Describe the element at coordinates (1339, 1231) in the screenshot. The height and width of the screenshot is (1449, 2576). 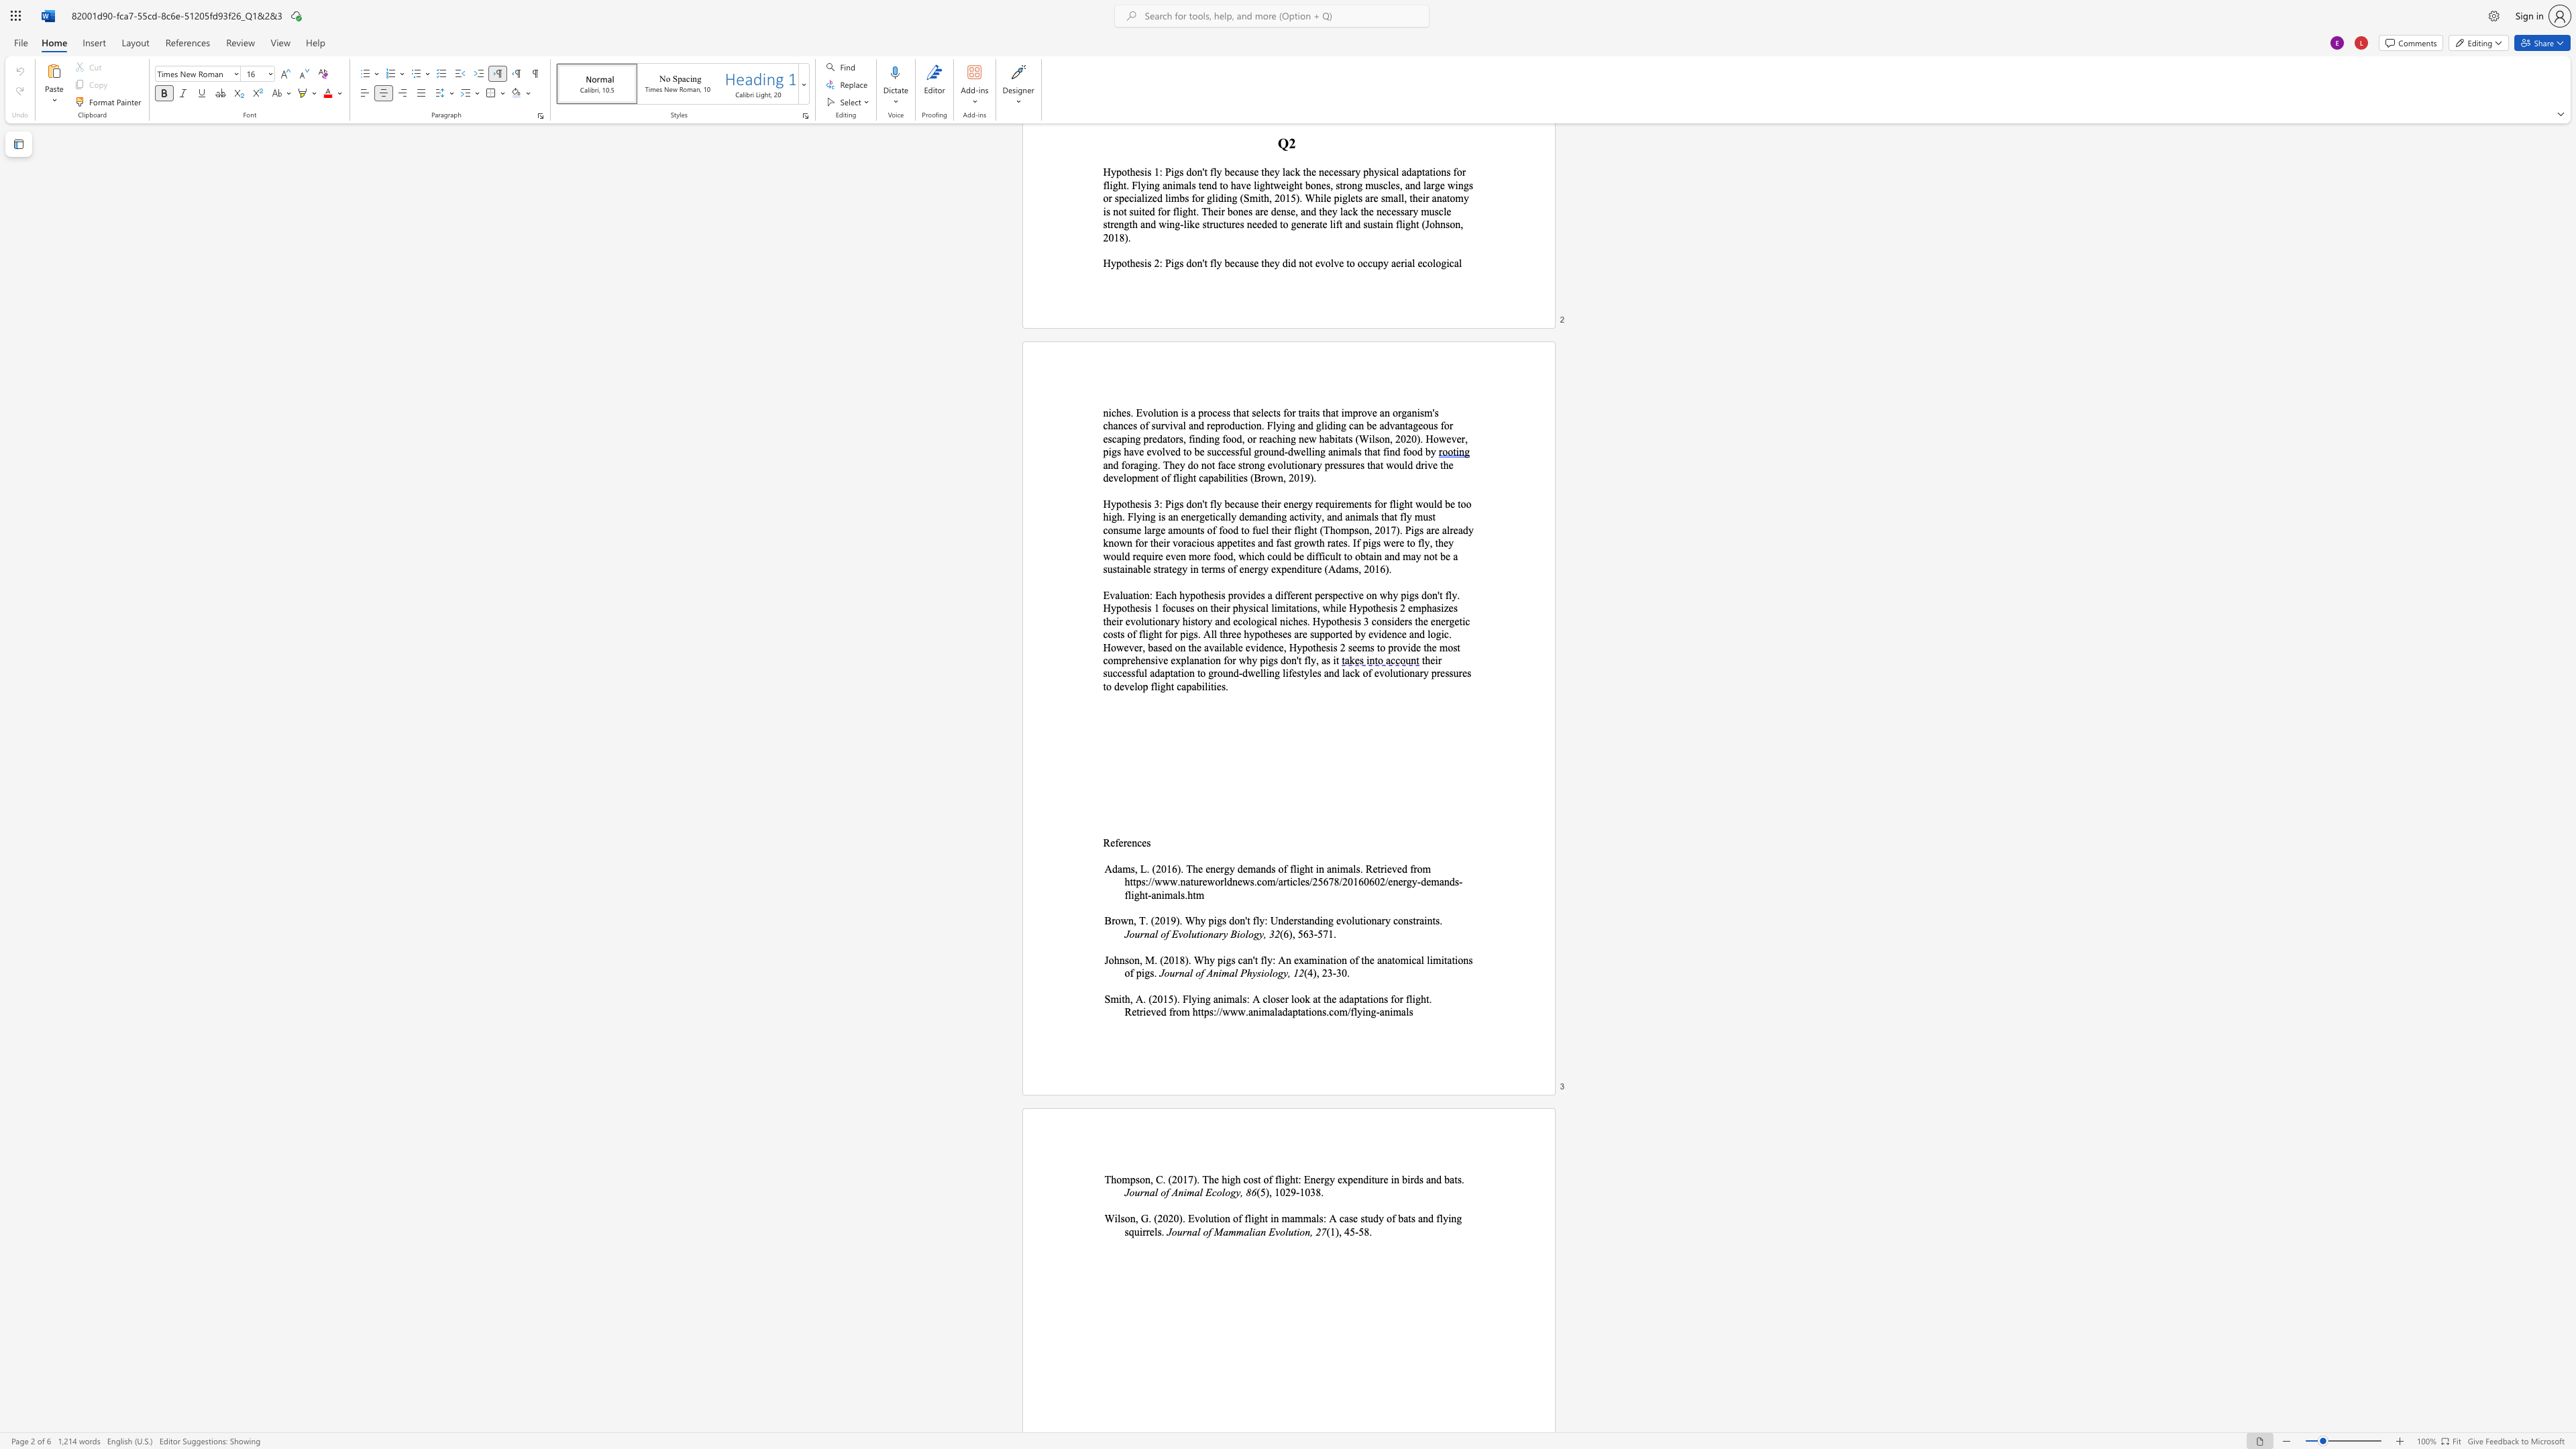
I see `the subset text ", 45-58." within the text "(1), 45-58."` at that location.